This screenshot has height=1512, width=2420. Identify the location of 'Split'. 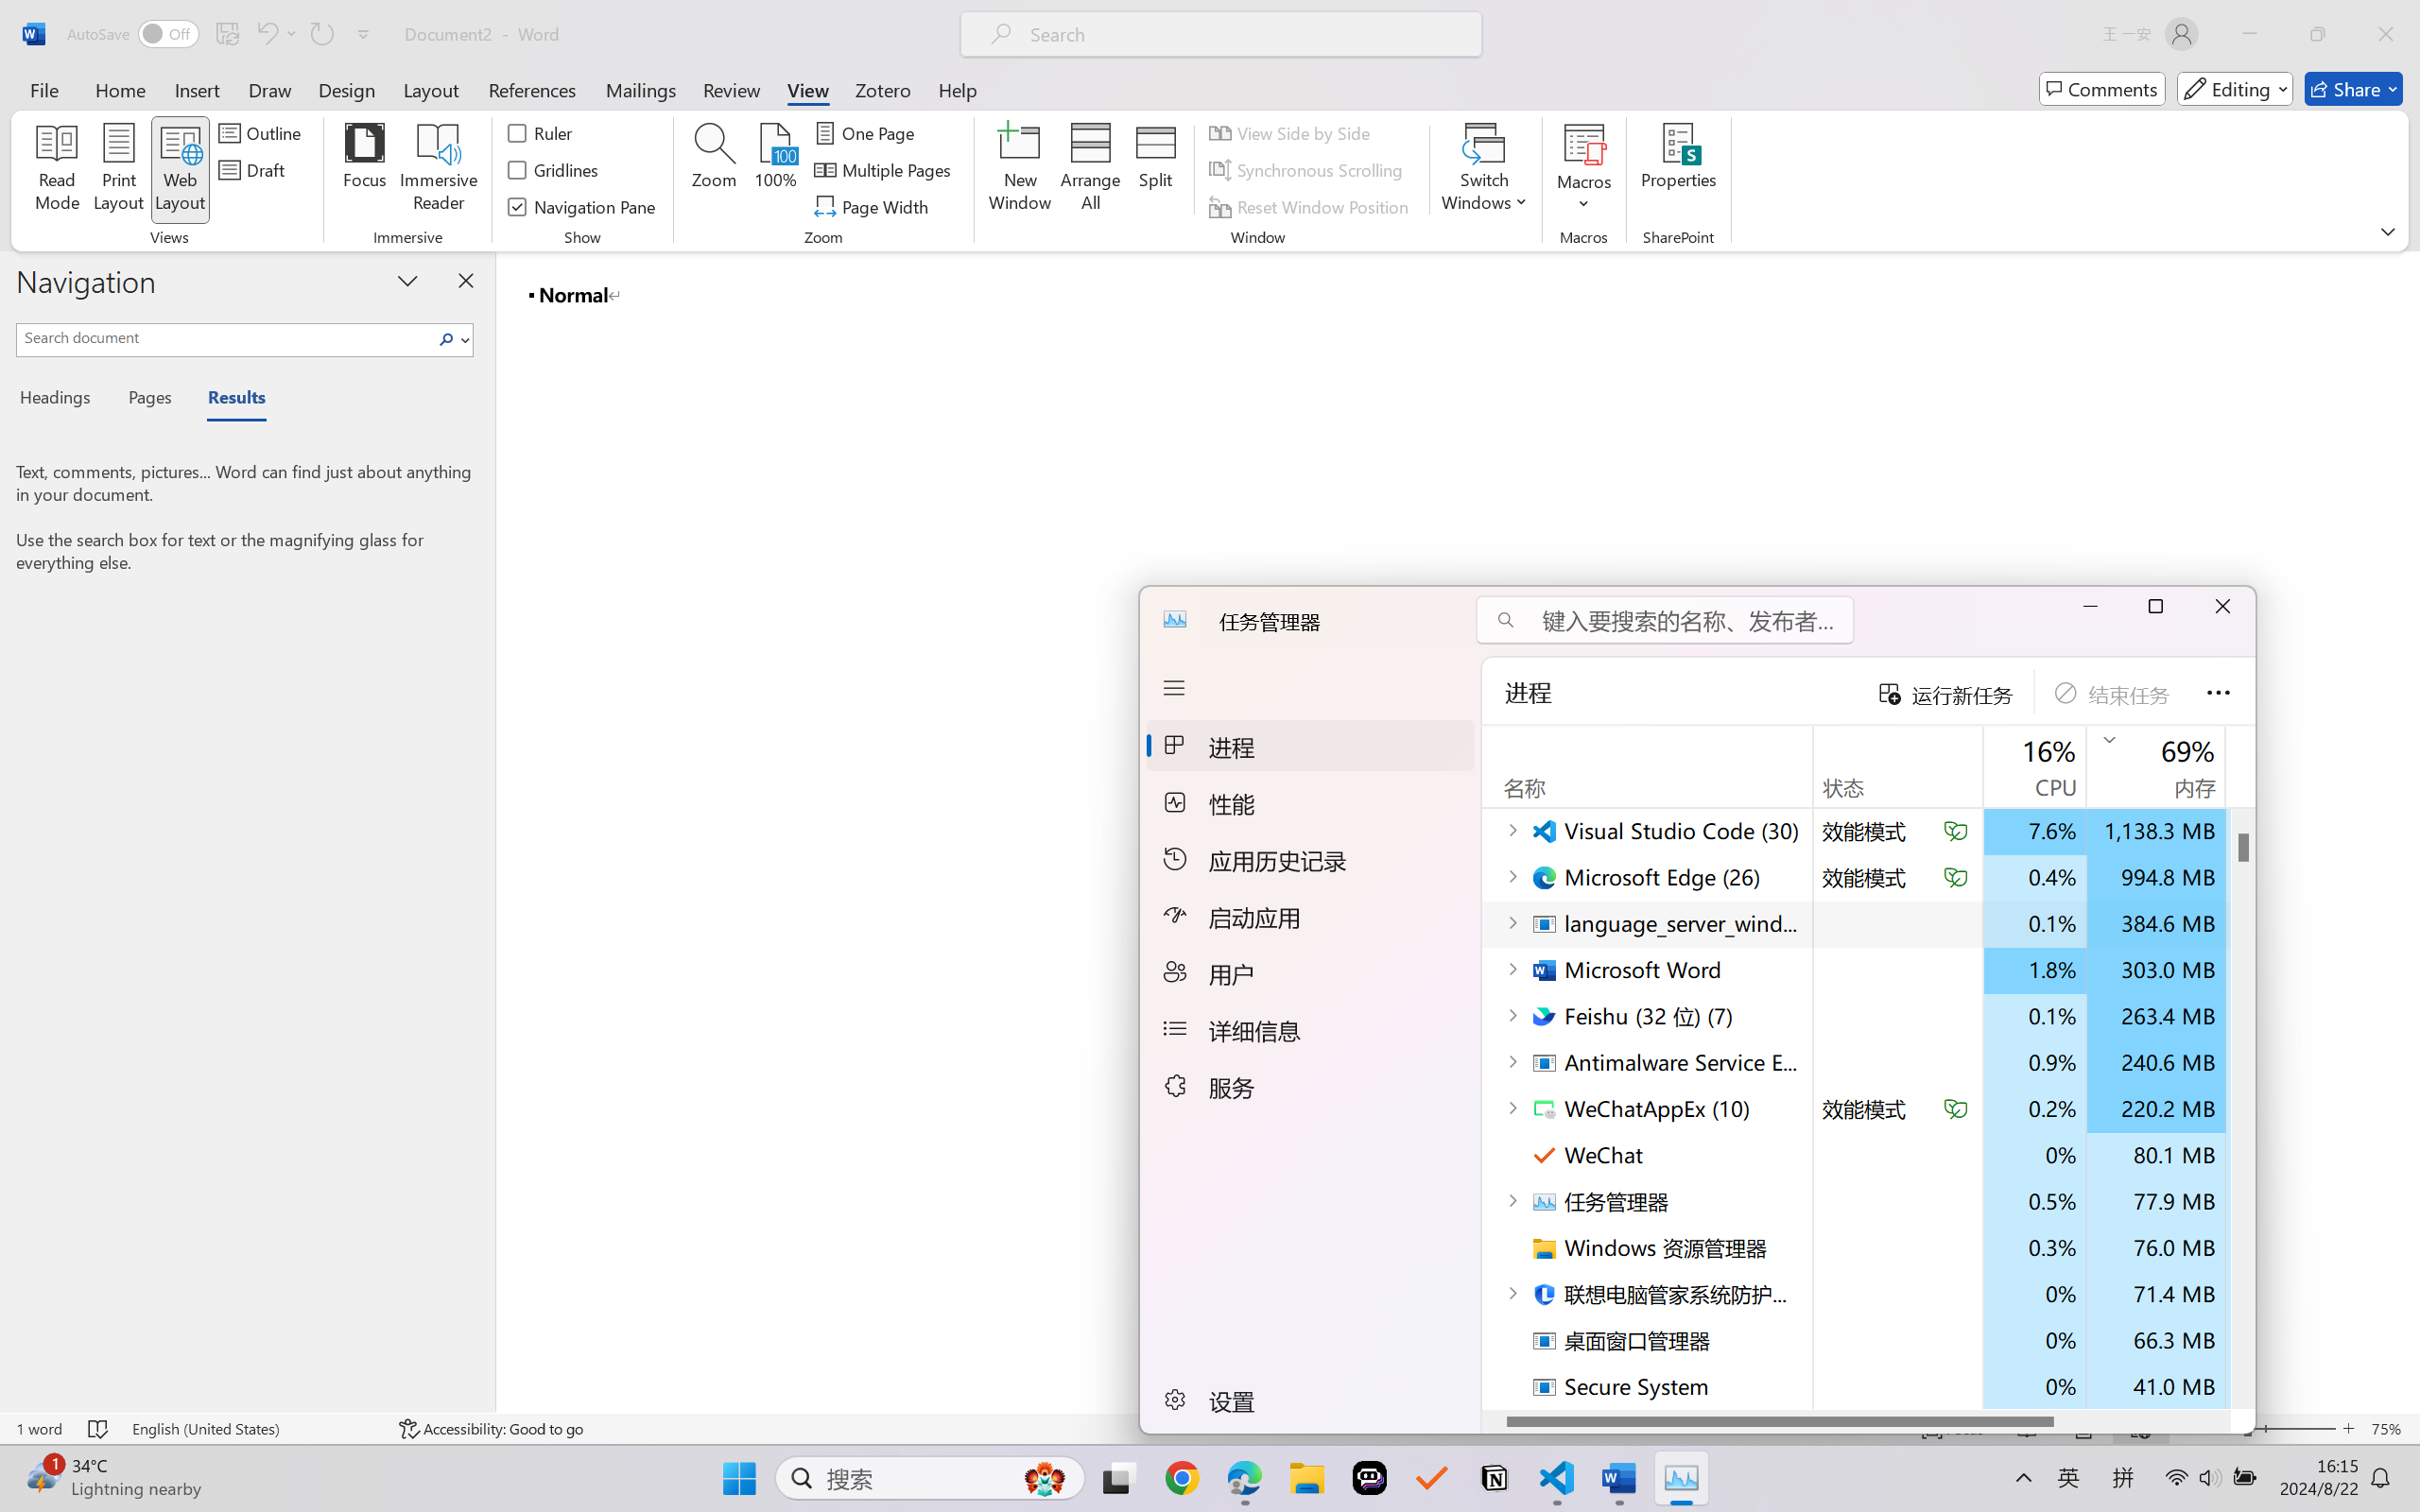
(1155, 170).